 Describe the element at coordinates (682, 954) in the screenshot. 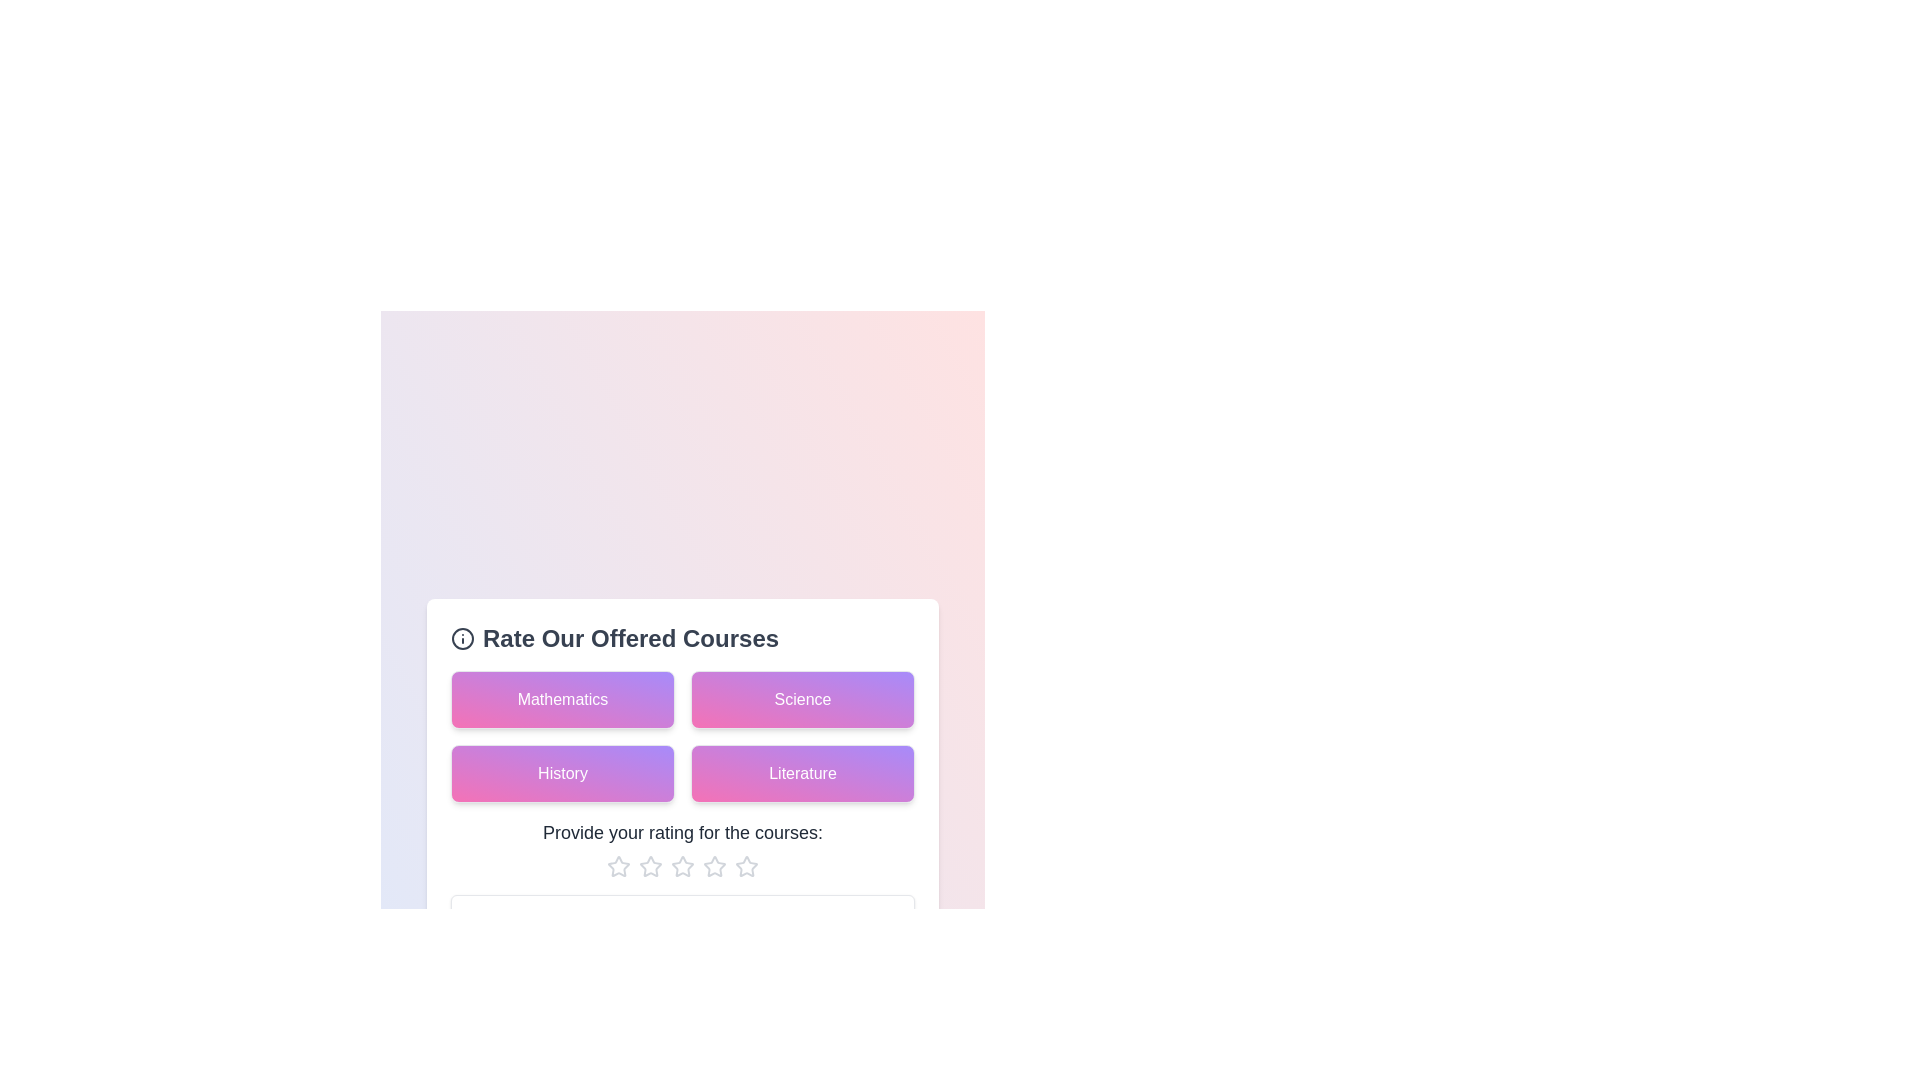

I see `the feedback textarea and type the desired feedback text` at that location.